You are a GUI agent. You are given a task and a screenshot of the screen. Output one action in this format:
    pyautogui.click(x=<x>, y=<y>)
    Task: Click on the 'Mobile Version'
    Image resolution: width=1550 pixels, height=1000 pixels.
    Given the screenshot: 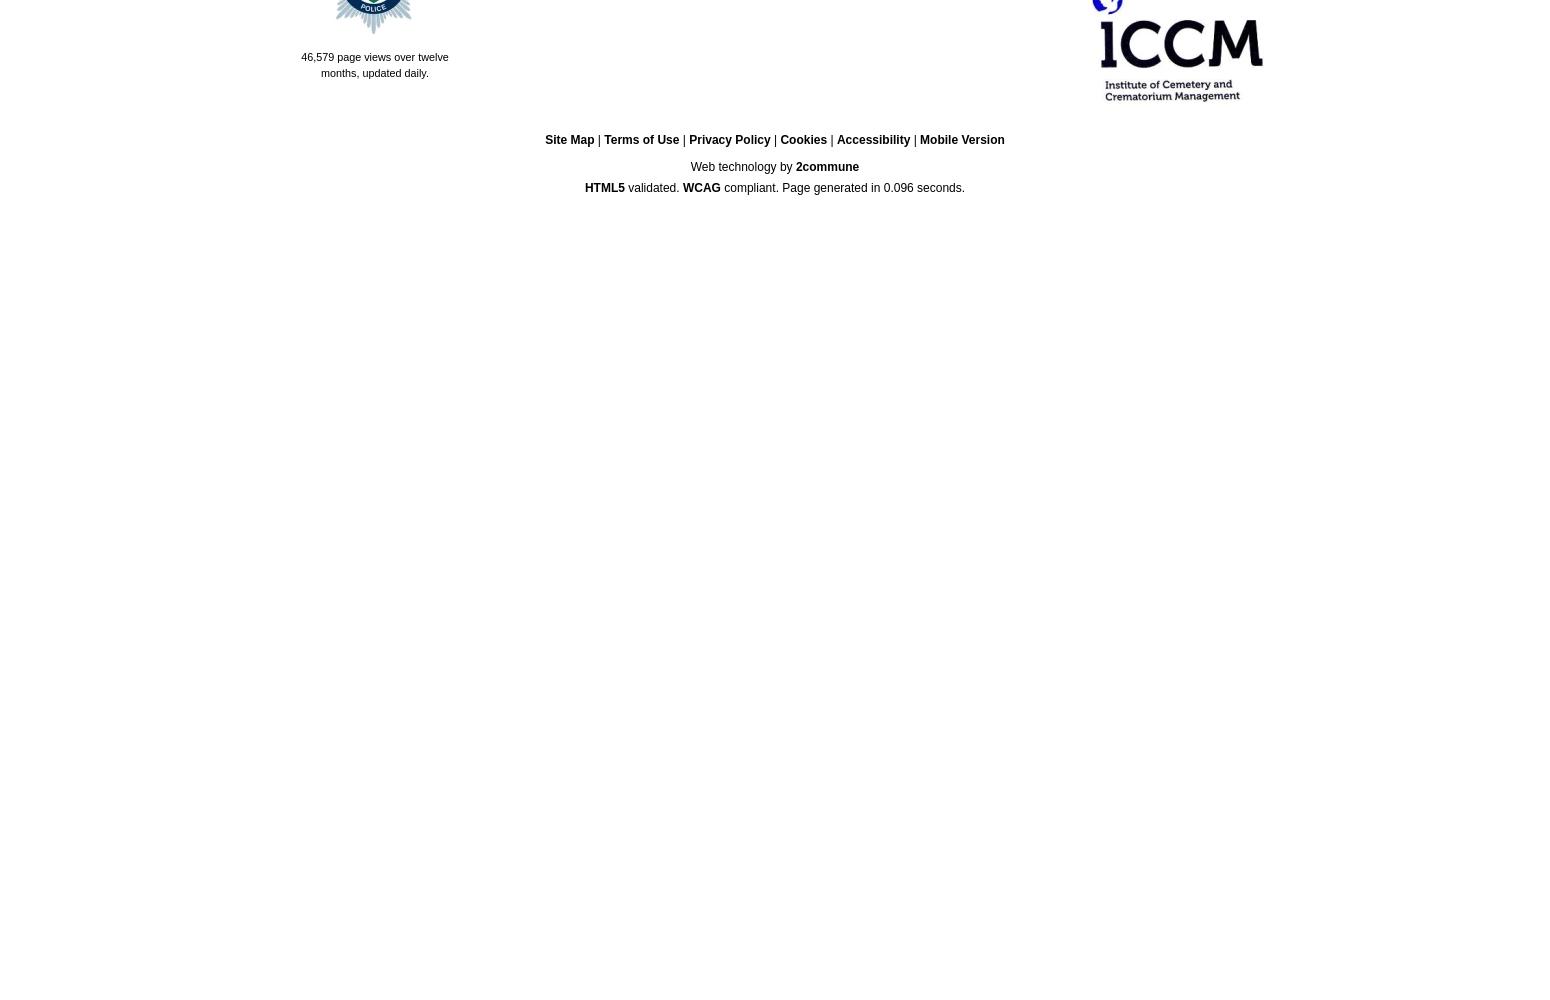 What is the action you would take?
    pyautogui.click(x=960, y=139)
    